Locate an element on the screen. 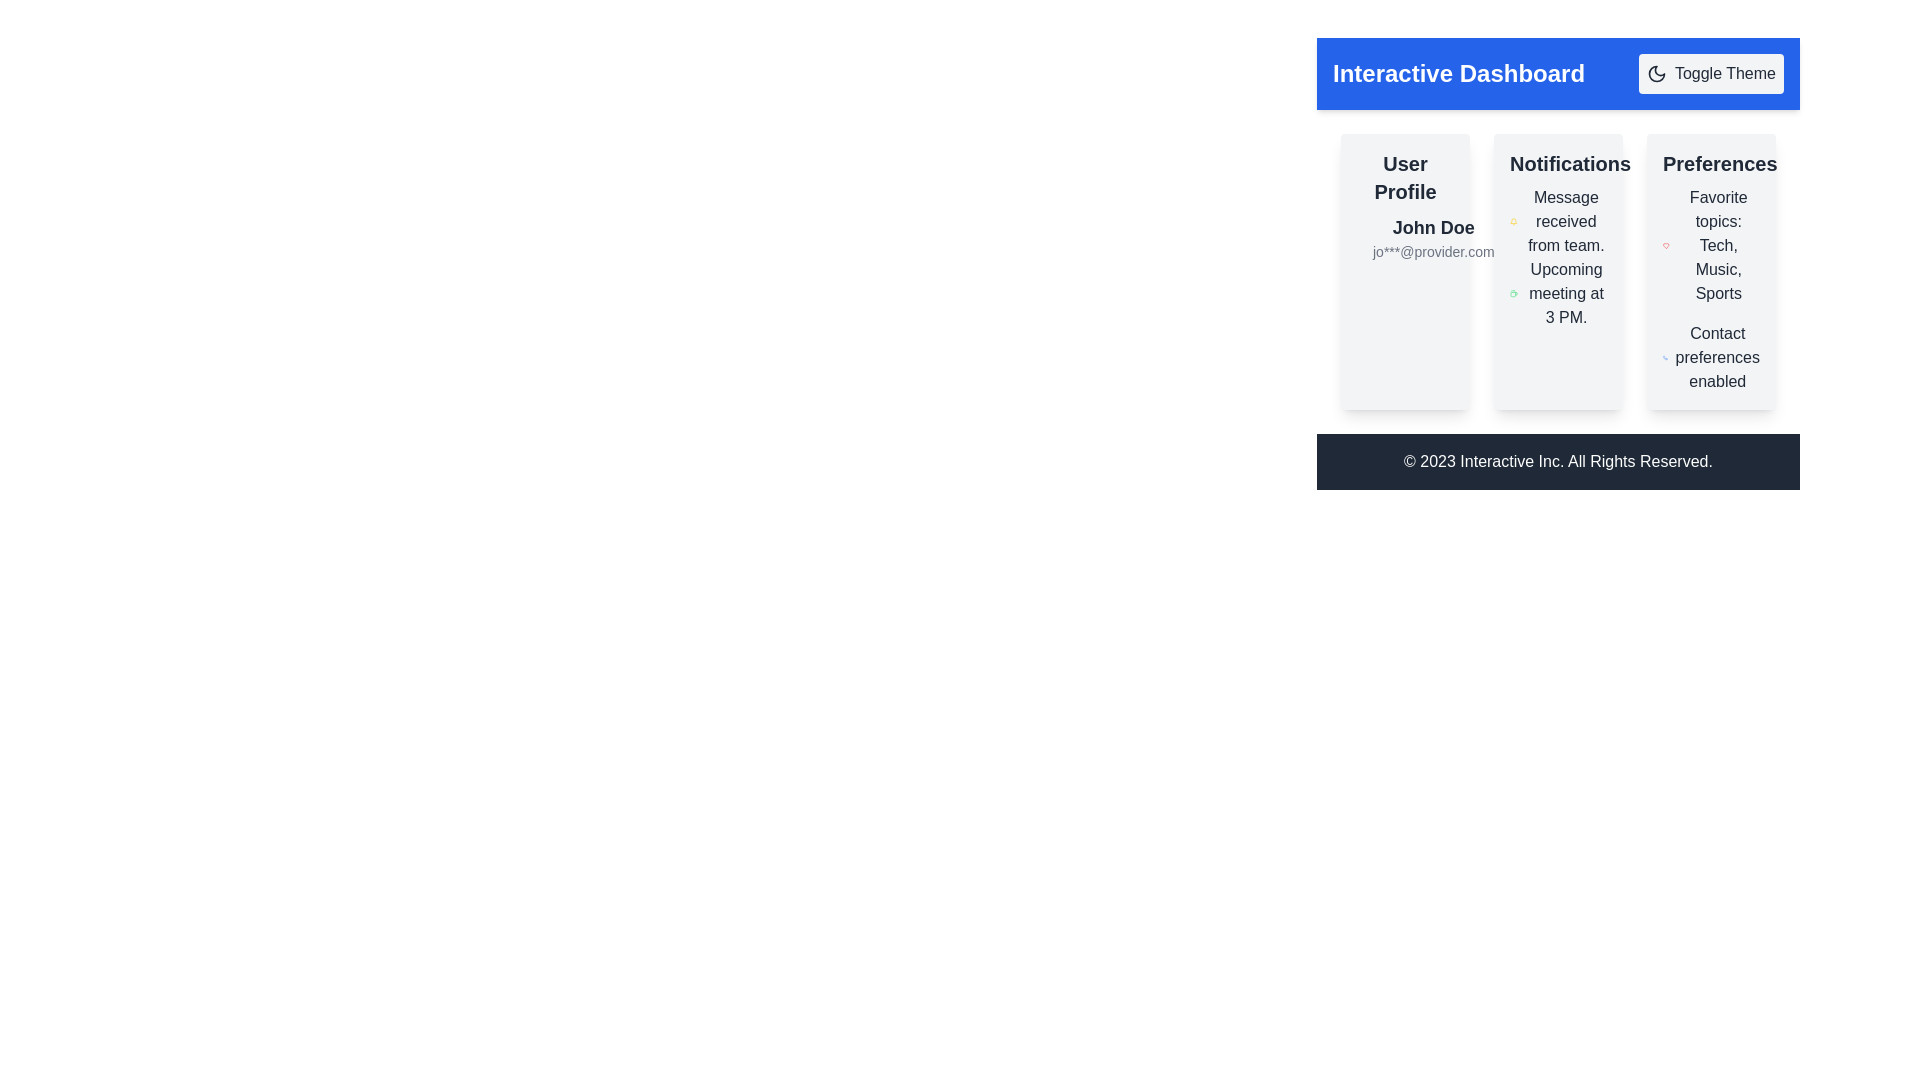 This screenshot has width=1920, height=1080. the footer text block that provides copyright information at the bottom of the layout is located at coordinates (1557, 462).